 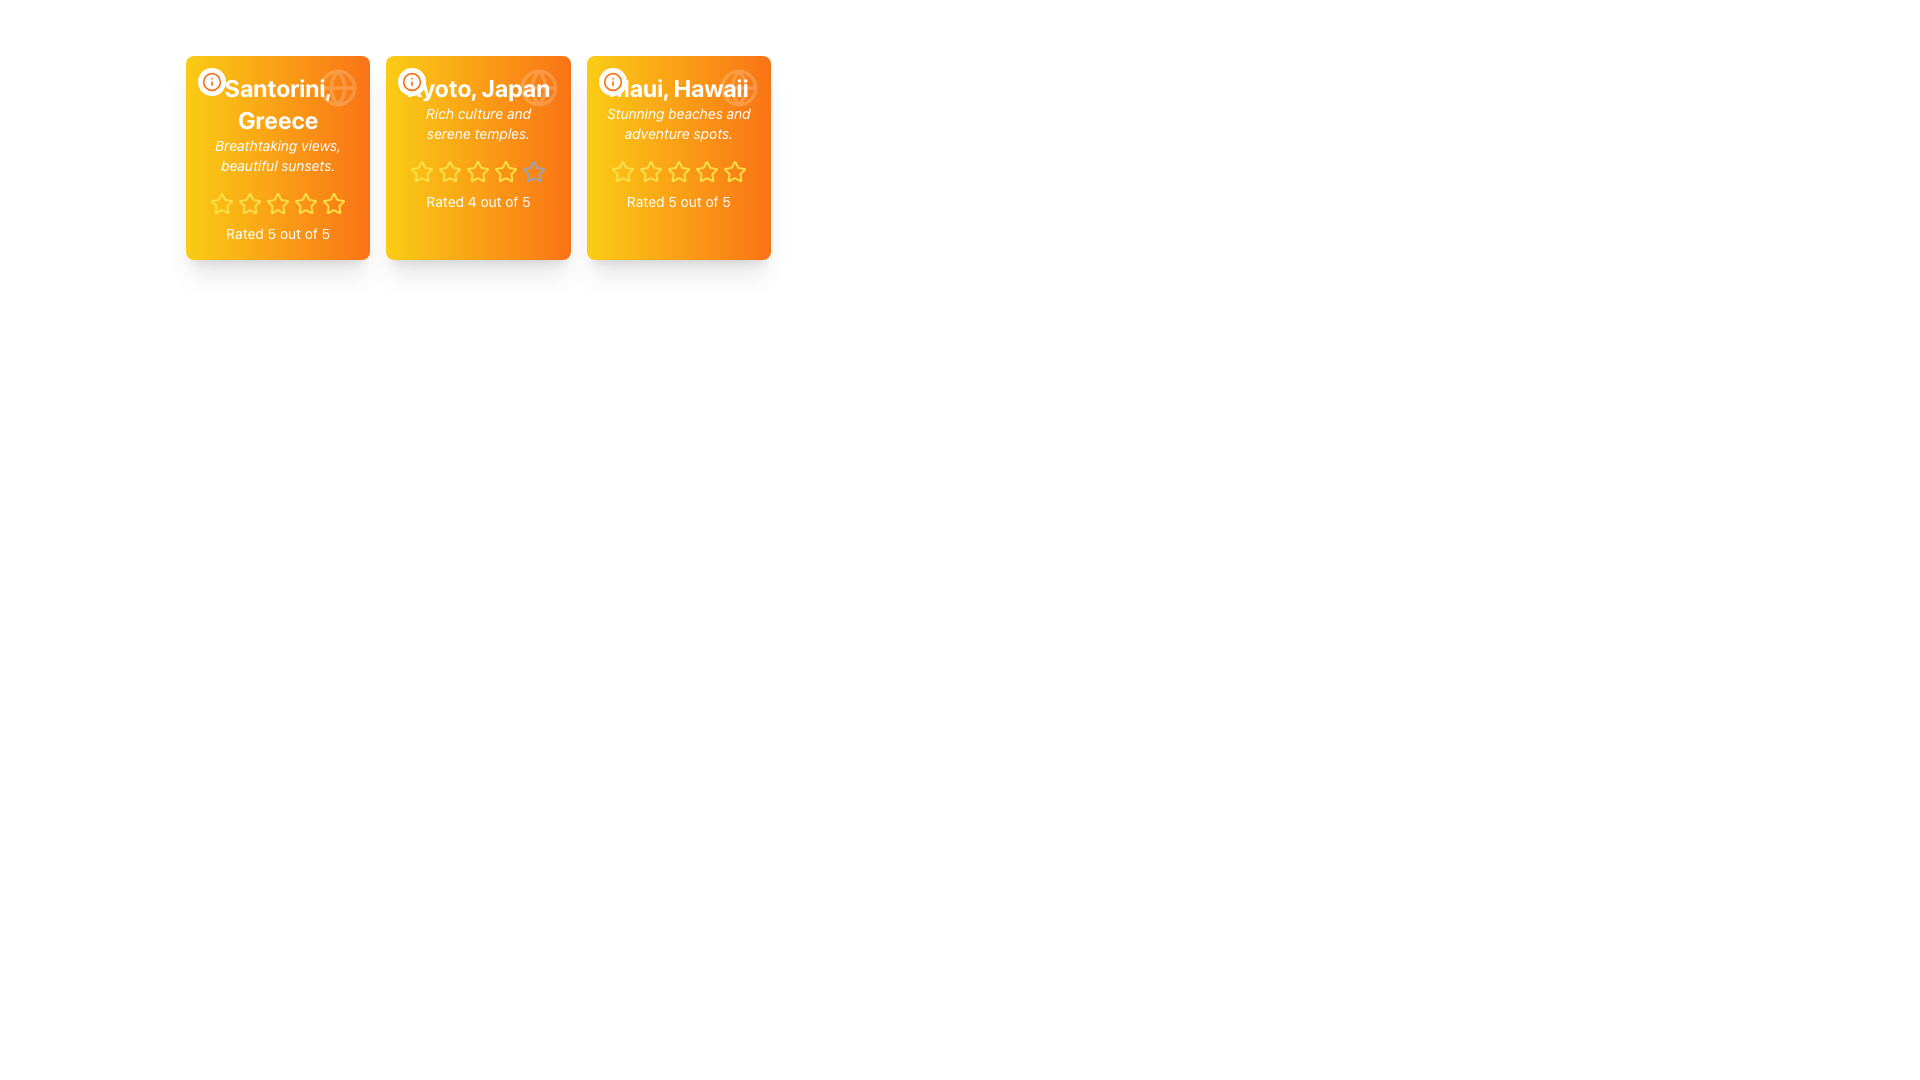 What do you see at coordinates (211, 80) in the screenshot?
I see `the circular informational icon button with an orange border located in the top-left corner of the 'Santorini, Greece' card` at bounding box center [211, 80].